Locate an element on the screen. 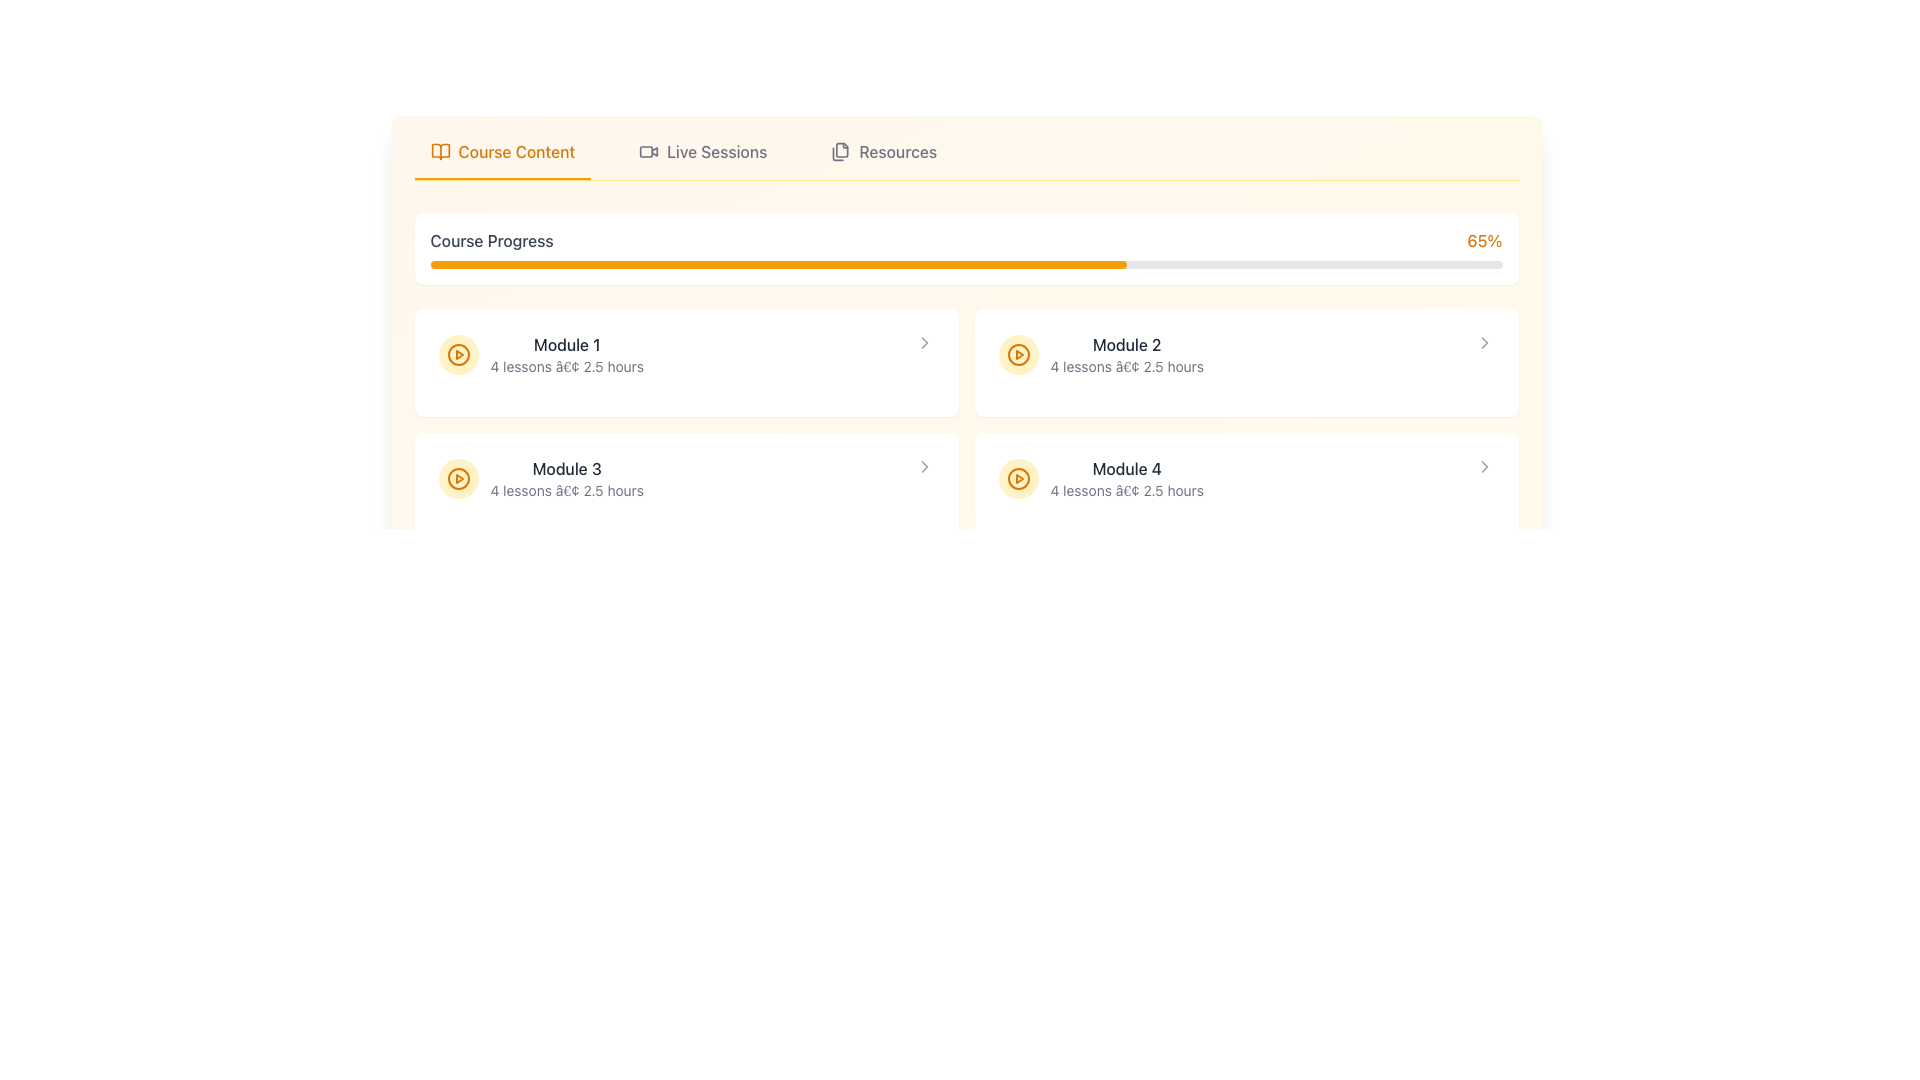 The height and width of the screenshot is (1080, 1920). the text display UI component showing 'Module 1' and its details is located at coordinates (566, 353).